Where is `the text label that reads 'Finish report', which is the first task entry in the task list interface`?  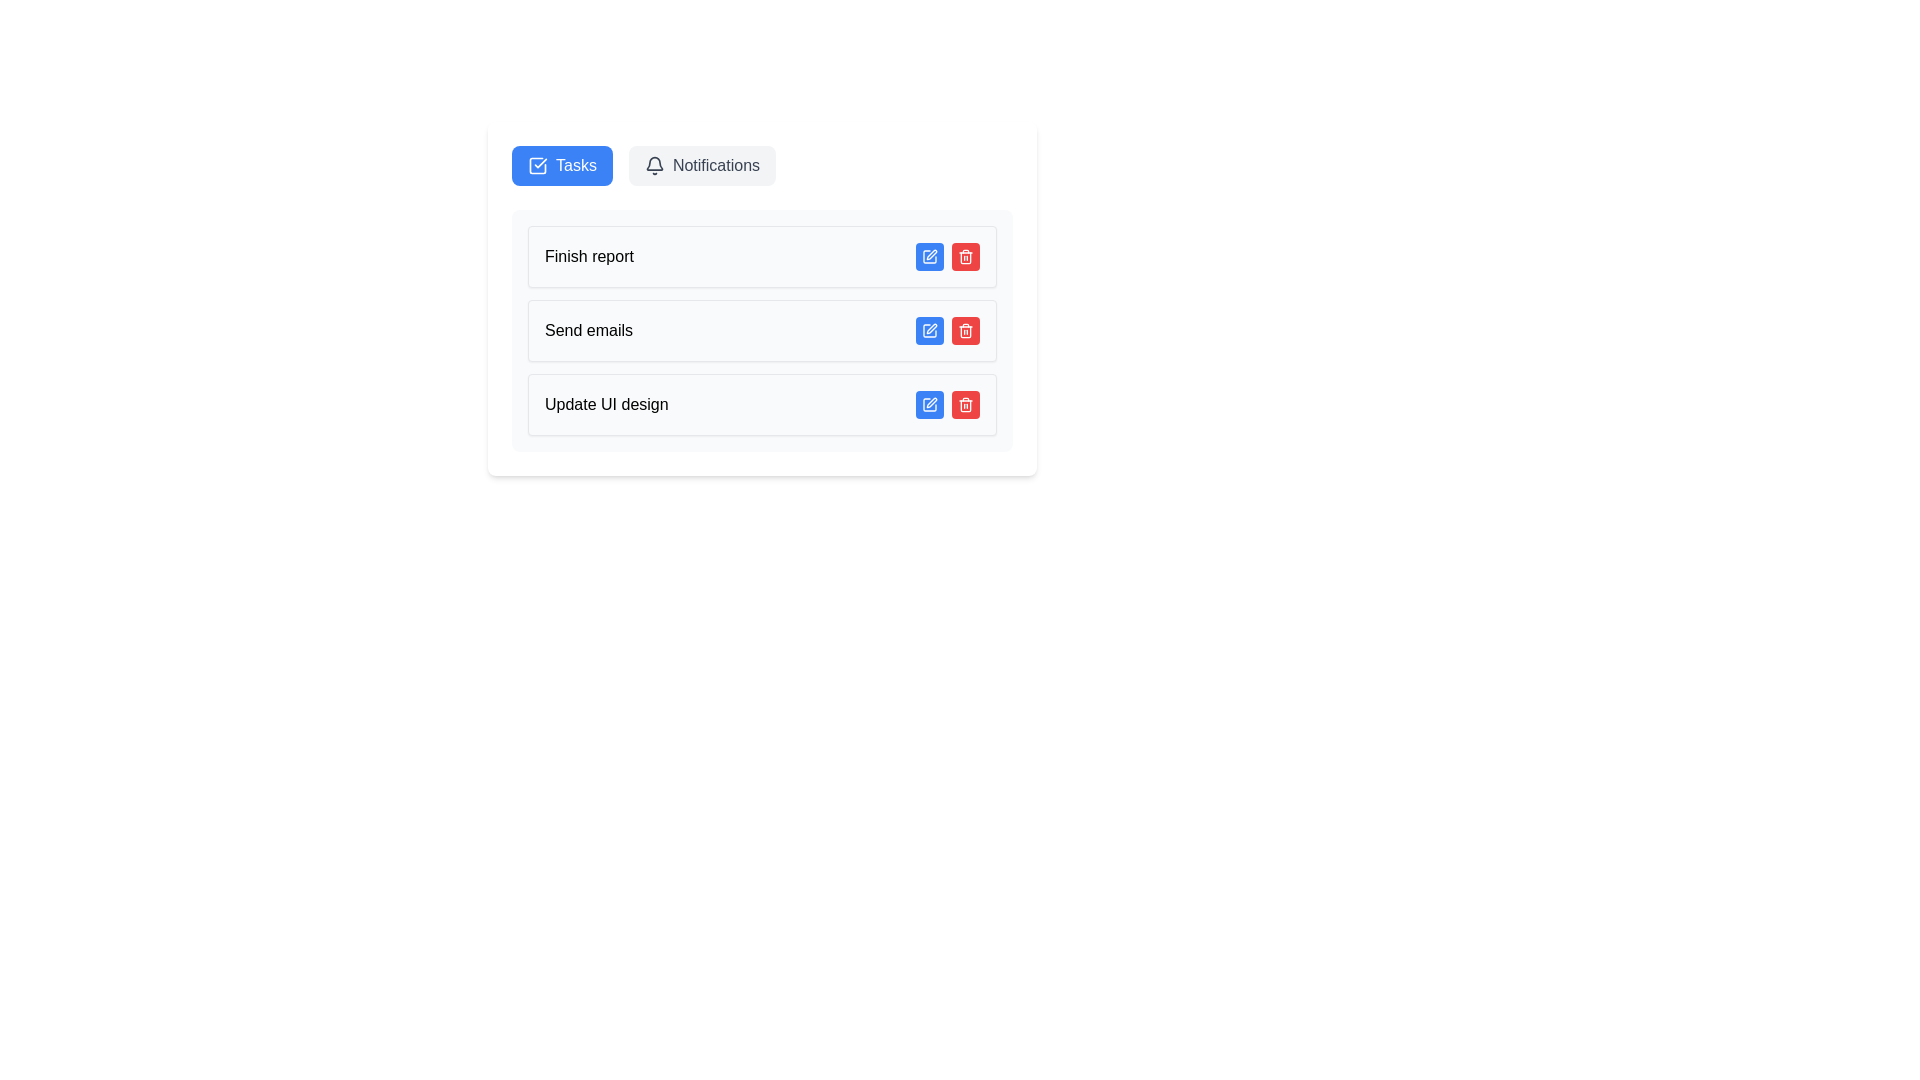 the text label that reads 'Finish report', which is the first task entry in the task list interface is located at coordinates (588, 256).